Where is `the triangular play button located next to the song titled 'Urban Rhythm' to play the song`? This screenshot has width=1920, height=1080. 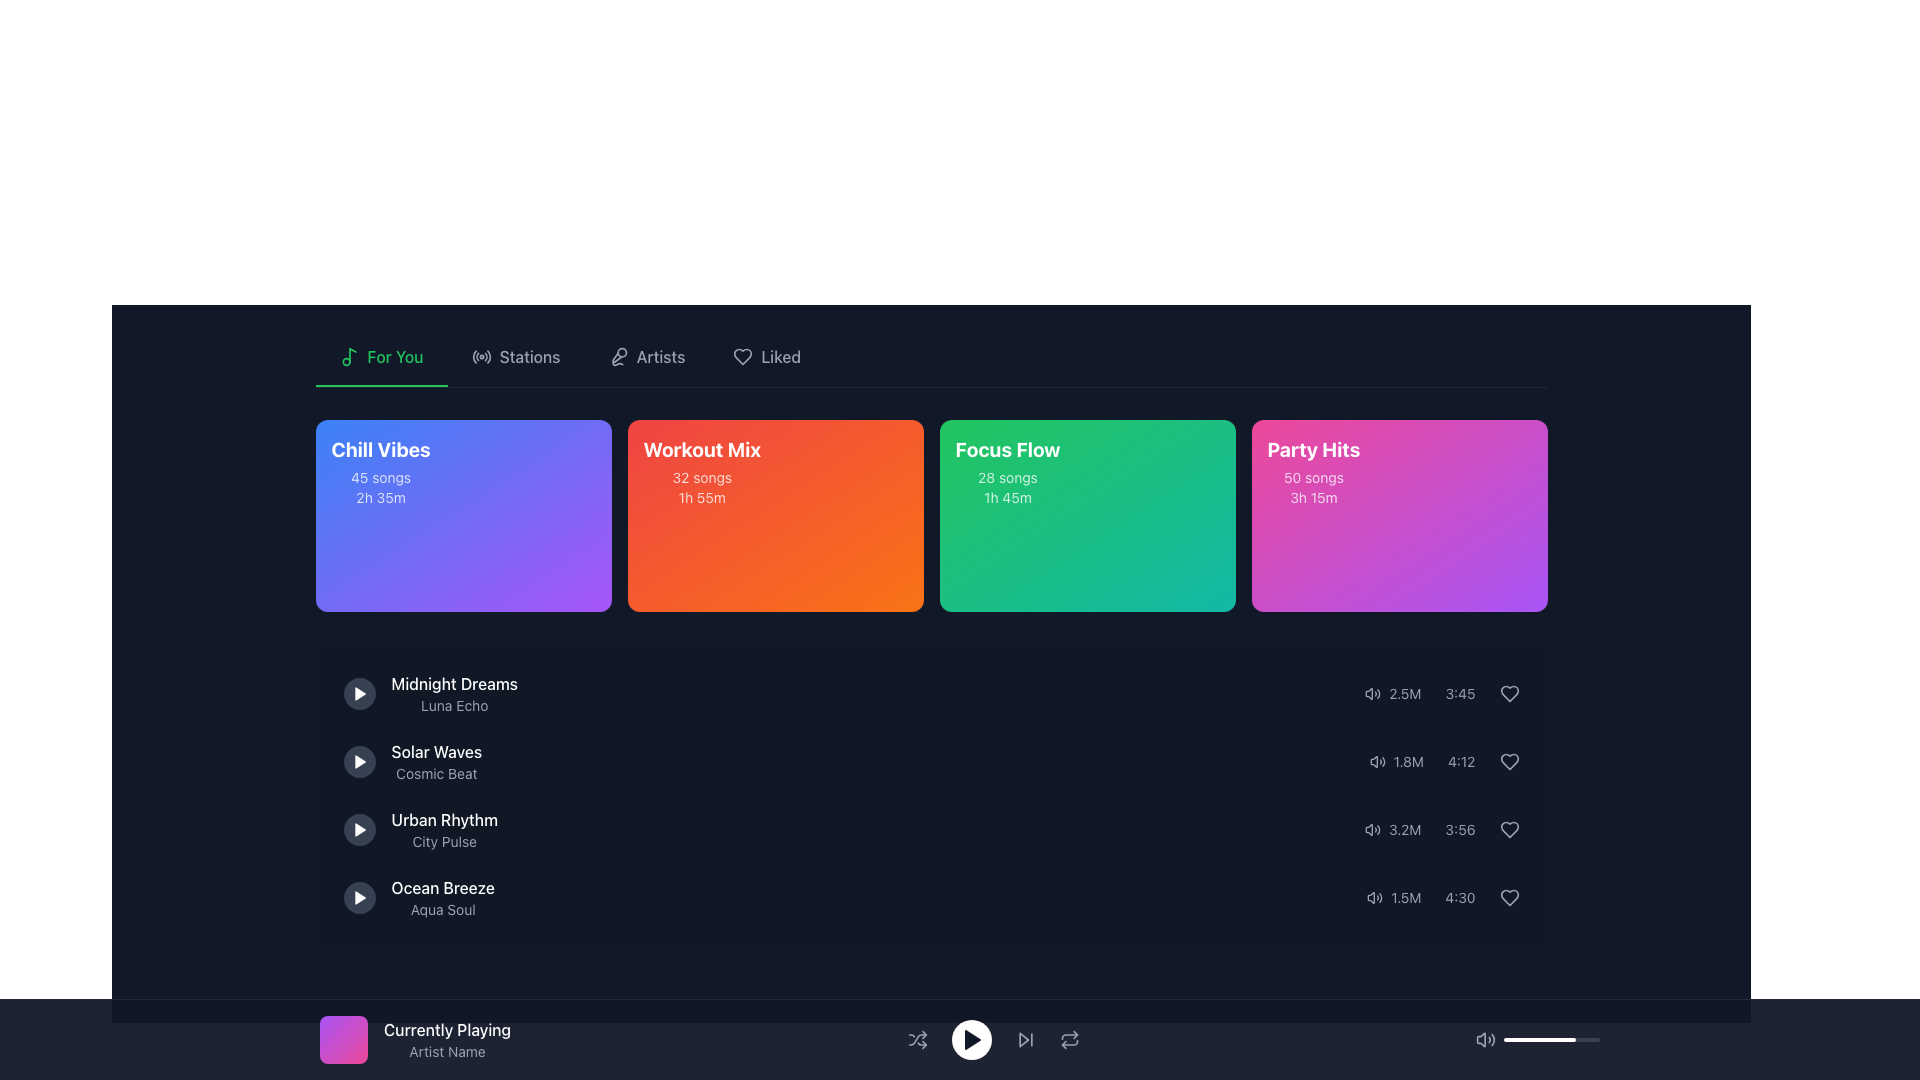 the triangular play button located next to the song titled 'Urban Rhythm' to play the song is located at coordinates (360, 829).